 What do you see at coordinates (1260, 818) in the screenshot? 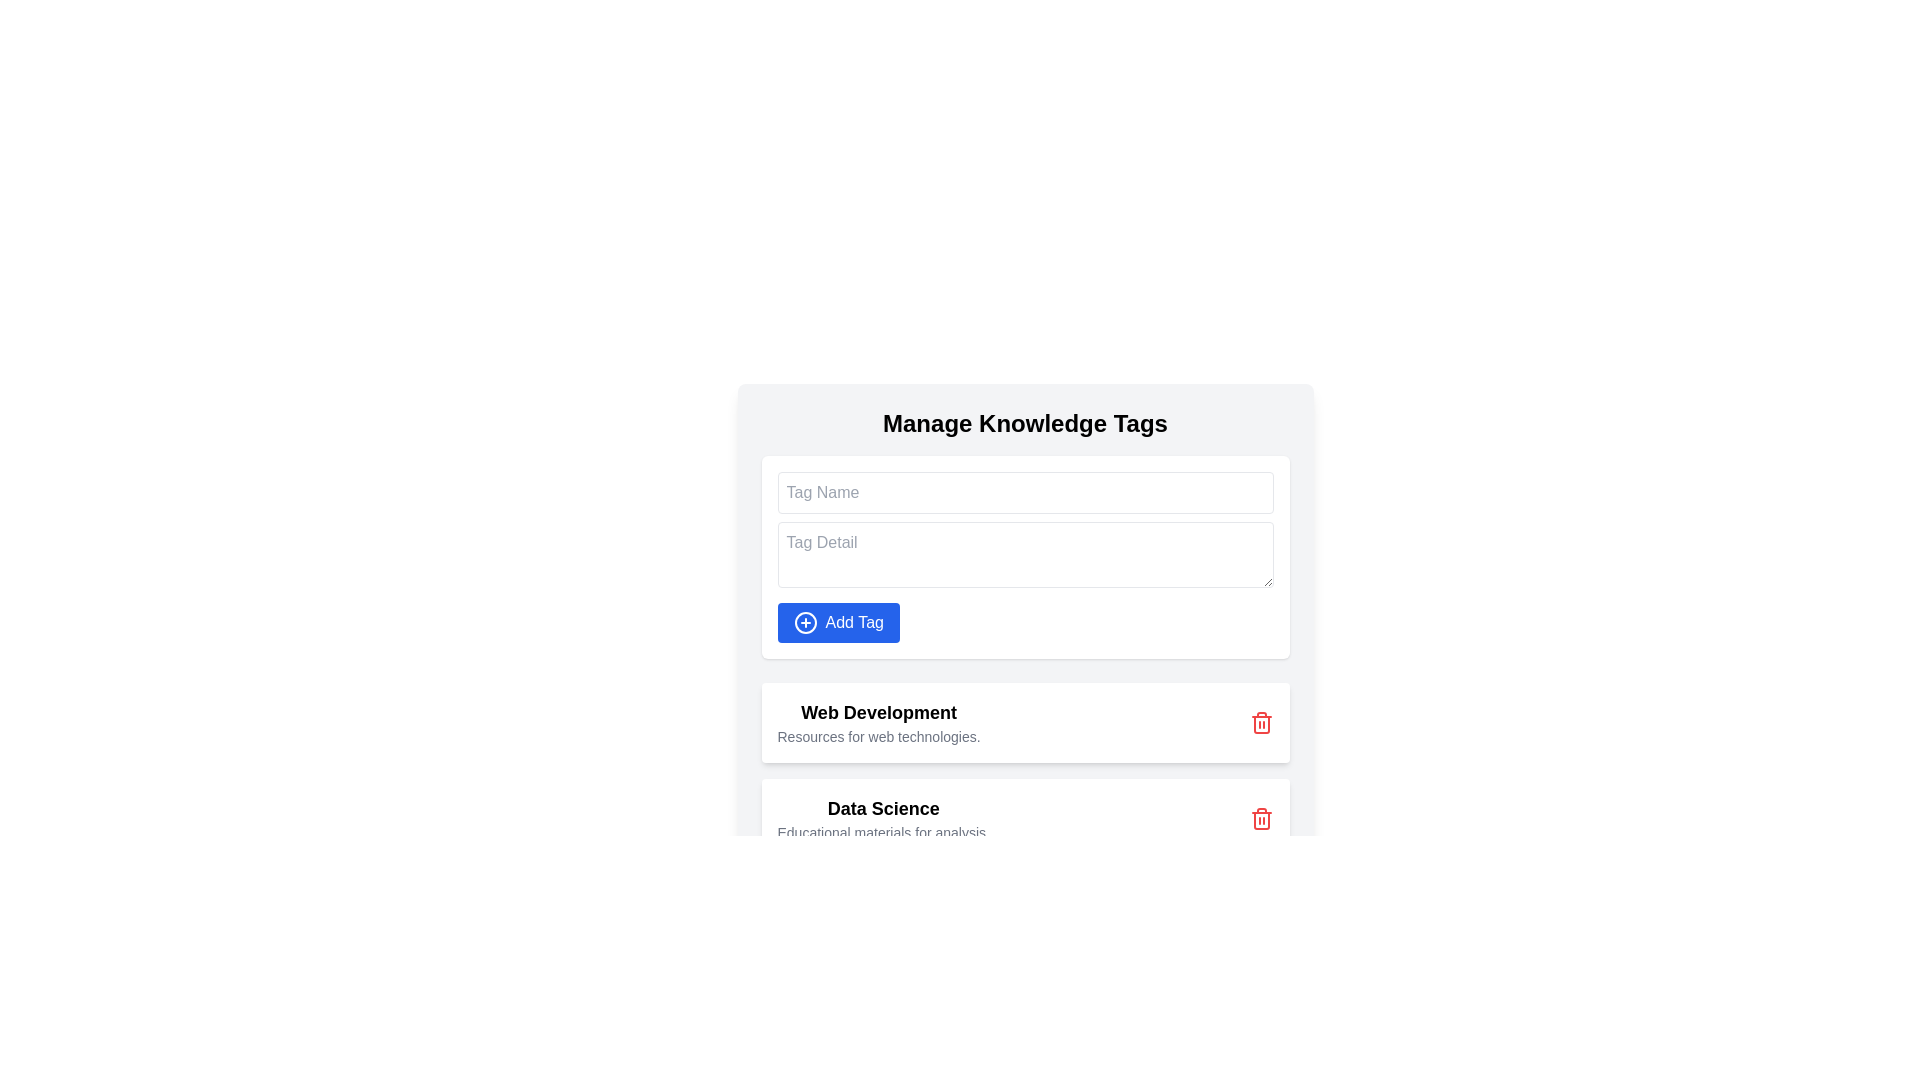
I see `the bright red trash can icon button located on the far right-hand side of the 'Data Science Educational materials for analysis' section` at bounding box center [1260, 818].